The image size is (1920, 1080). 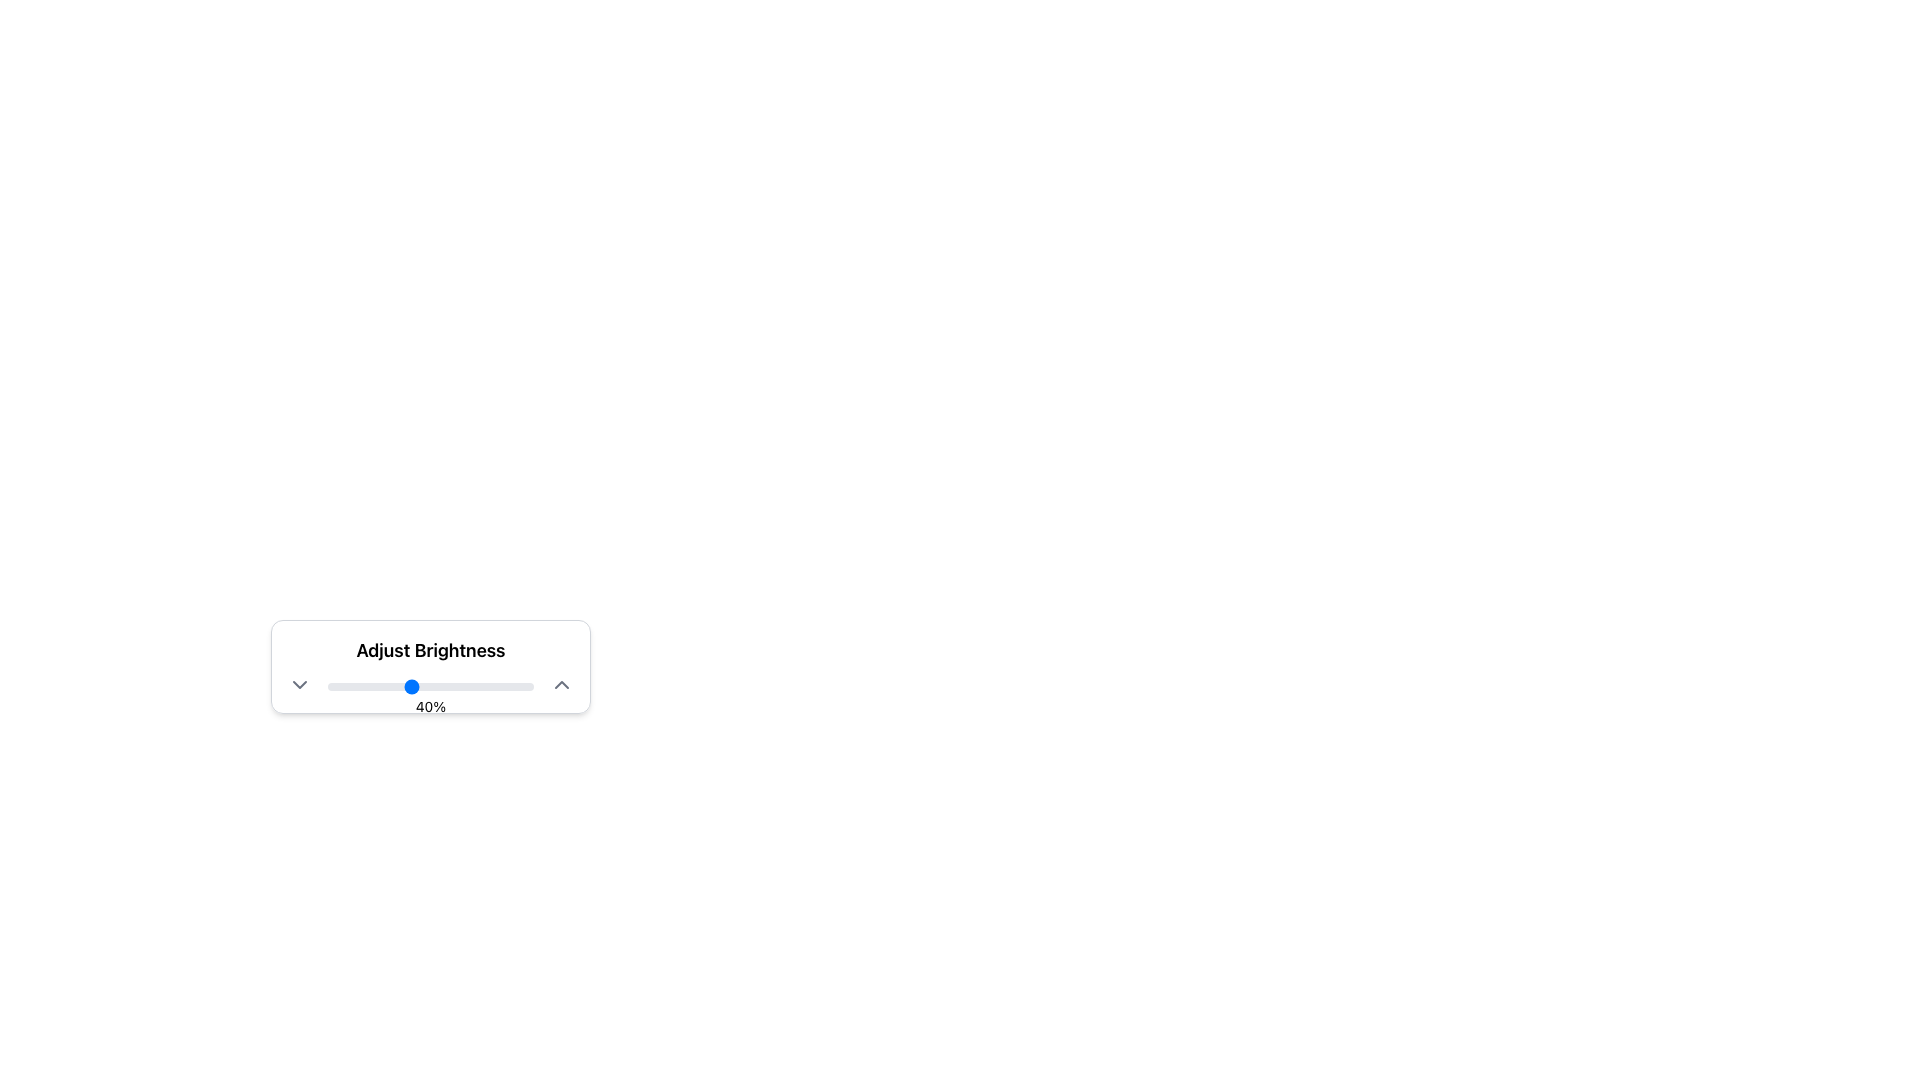 I want to click on the brightness level, so click(x=436, y=685).